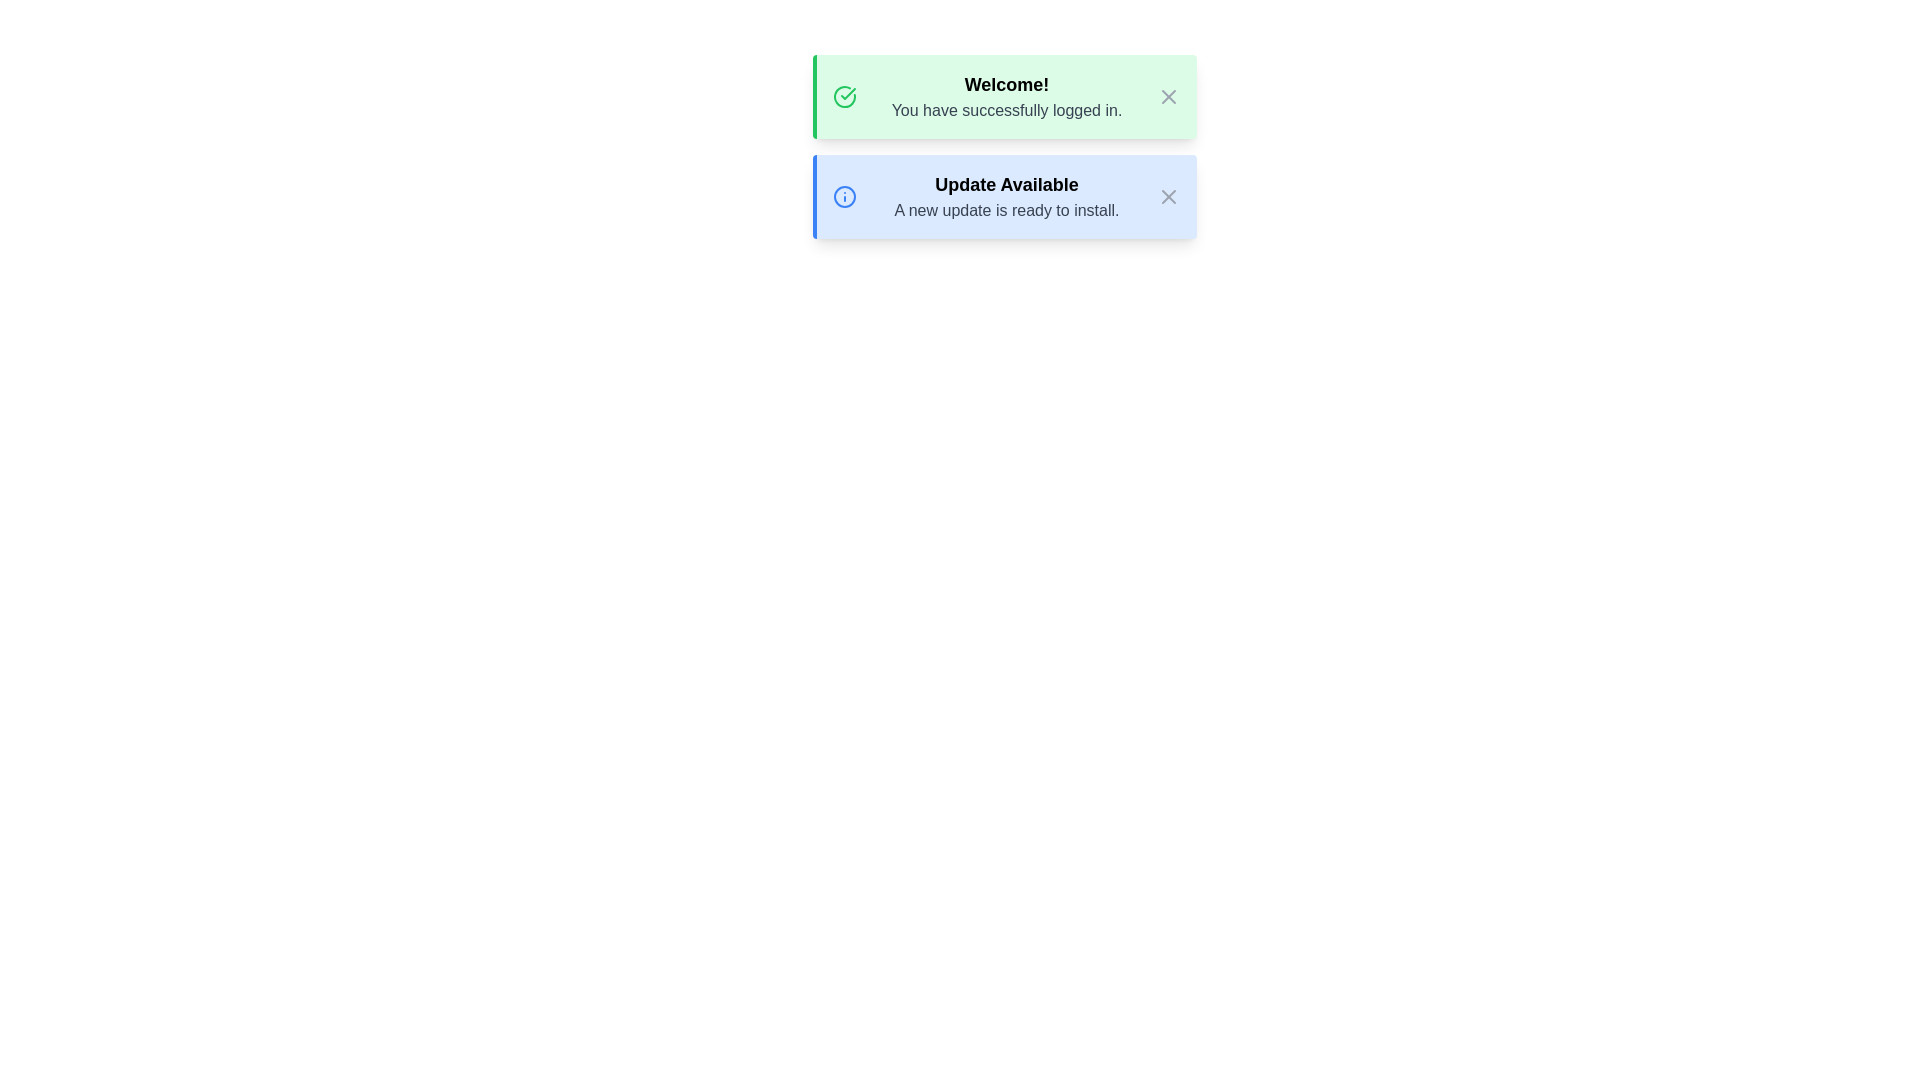 This screenshot has height=1080, width=1920. Describe the element at coordinates (1007, 196) in the screenshot. I see `text content of the notification box displaying 'Update Available' and 'A new update is ready to install.'` at that location.